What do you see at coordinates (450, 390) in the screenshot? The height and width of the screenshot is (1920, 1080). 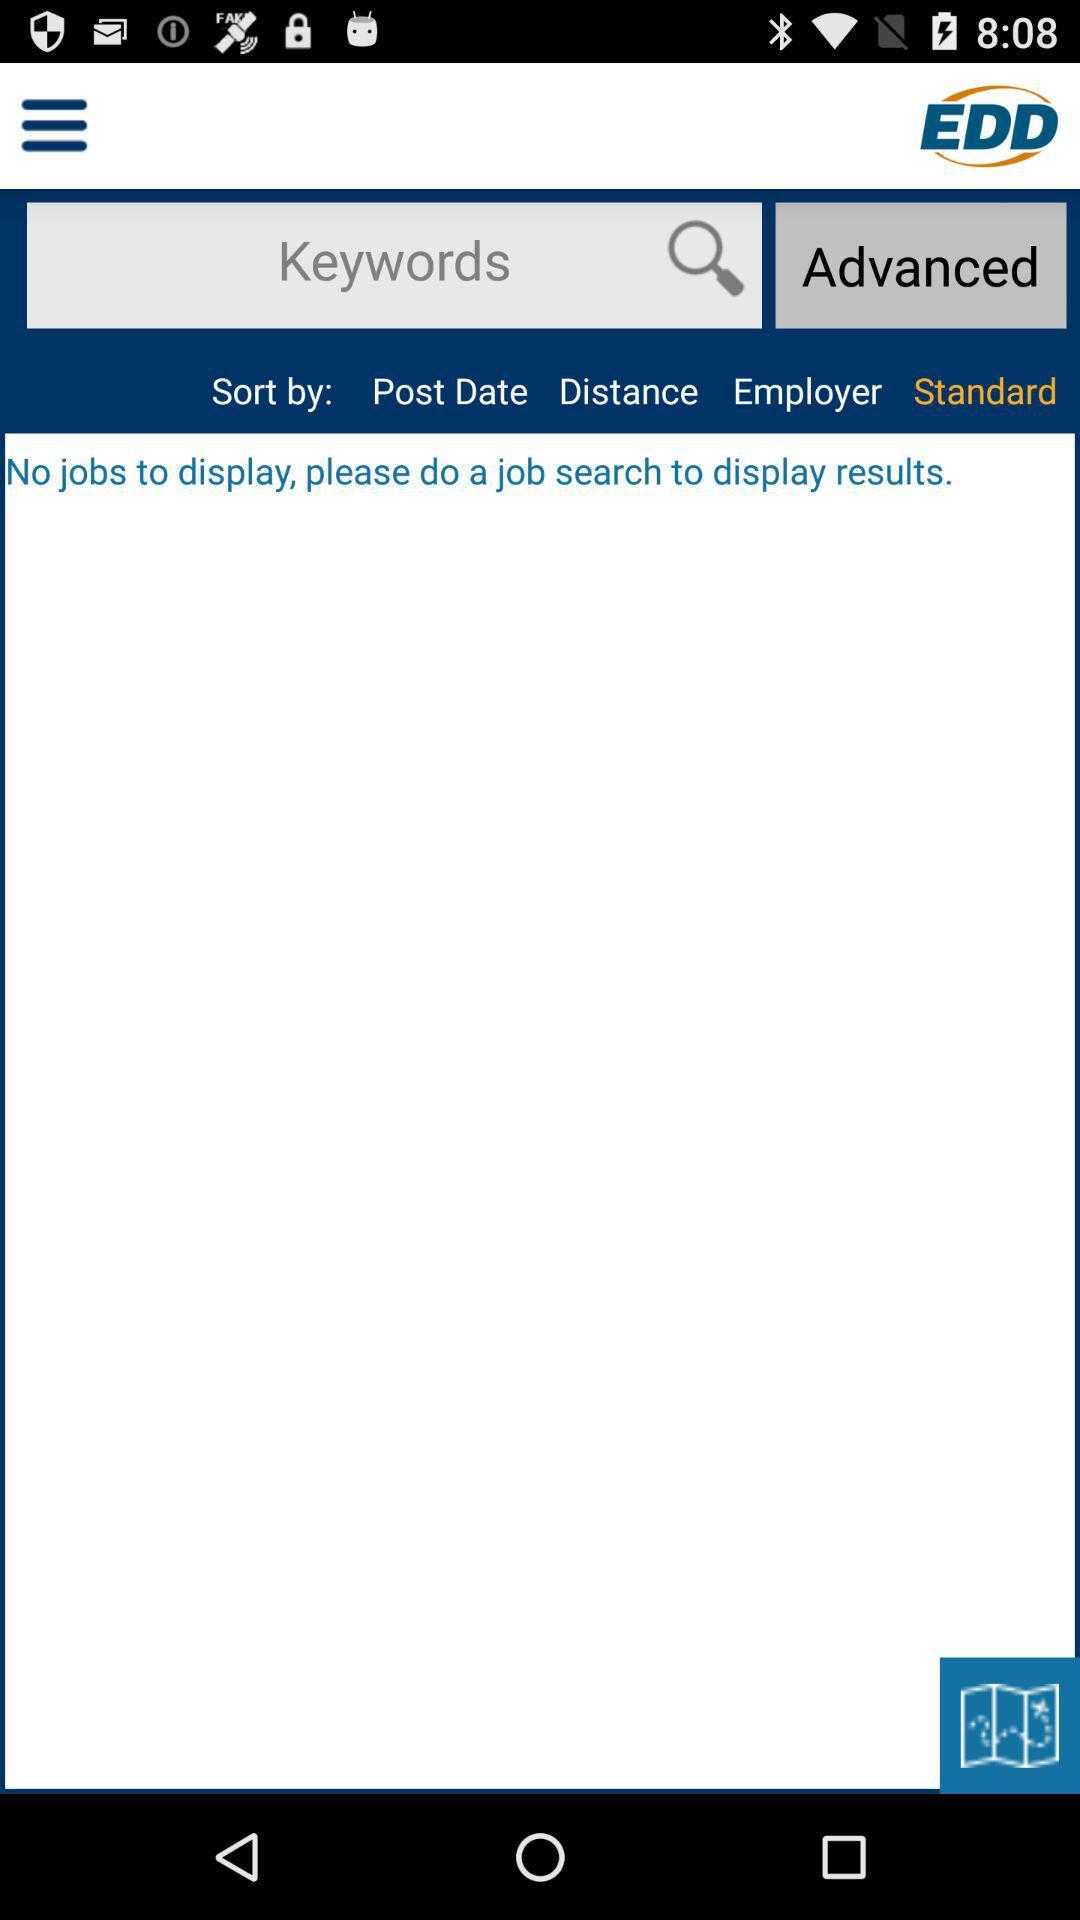 I see `item above the no jobs to item` at bounding box center [450, 390].